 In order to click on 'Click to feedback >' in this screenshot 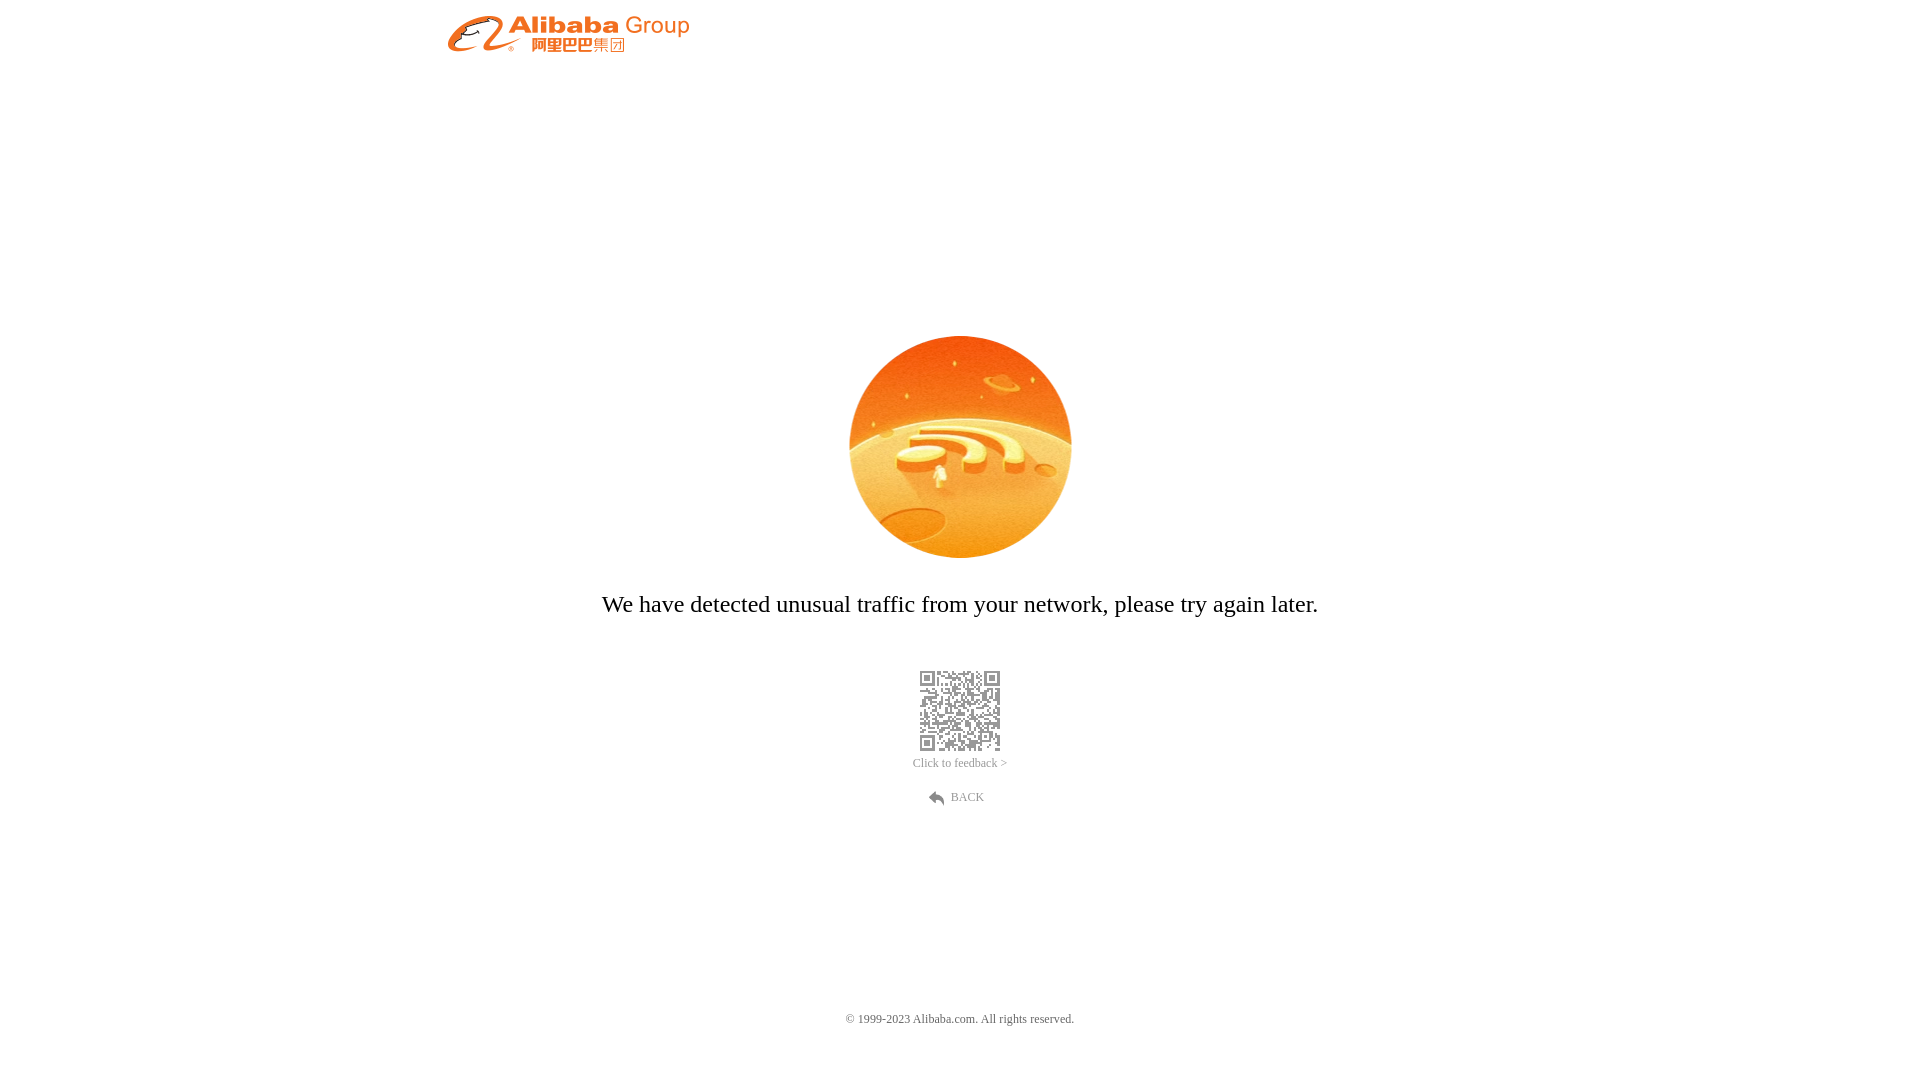, I will do `click(960, 763)`.